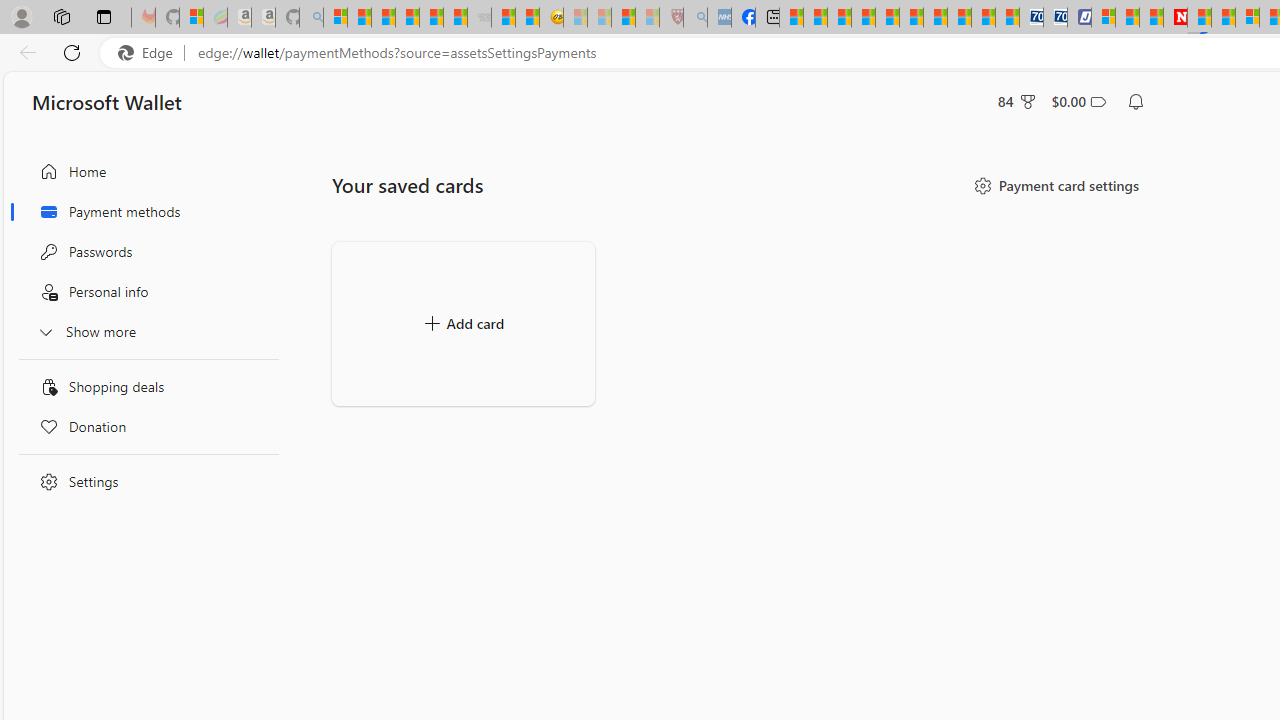 This screenshot has width=1280, height=720. What do you see at coordinates (384, 17) in the screenshot?
I see `'The Weather Channel - MSN'` at bounding box center [384, 17].